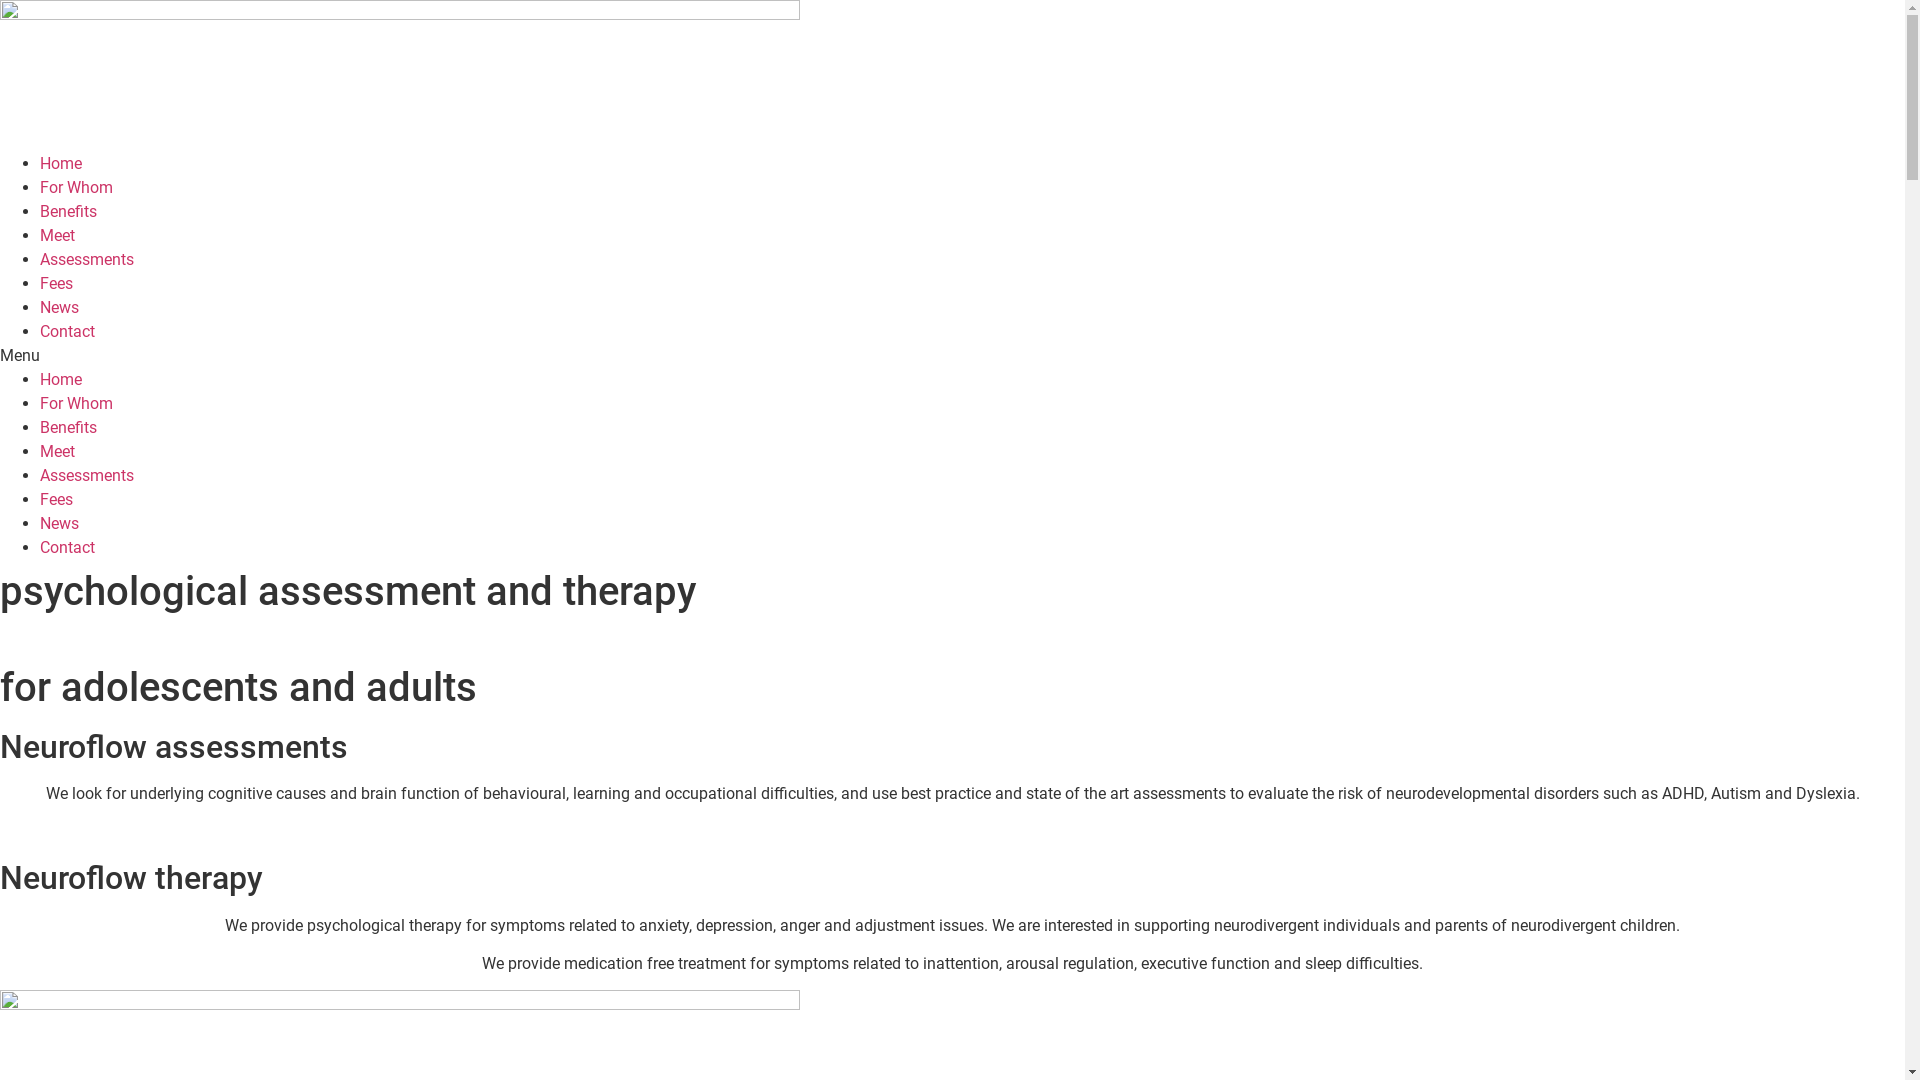  I want to click on 'Home', so click(61, 162).